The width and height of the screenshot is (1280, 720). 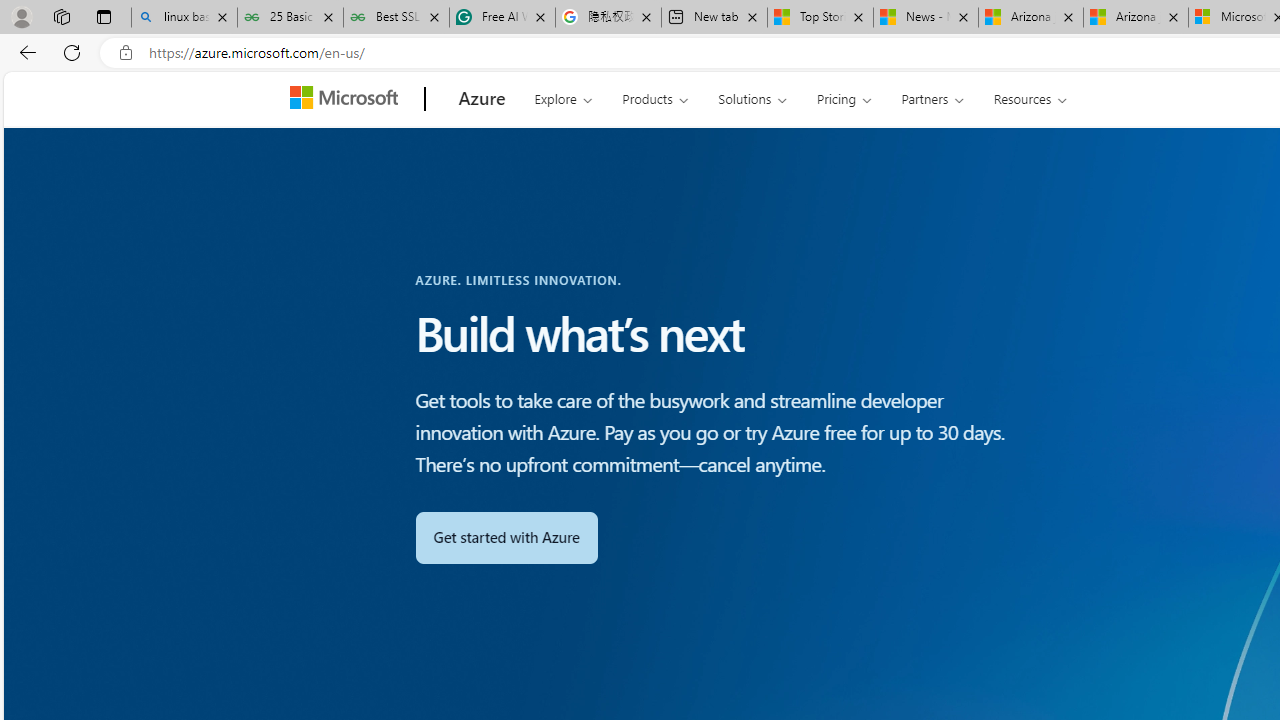 I want to click on 'Free AI Writing Assistance for Students | Grammarly', so click(x=503, y=17).